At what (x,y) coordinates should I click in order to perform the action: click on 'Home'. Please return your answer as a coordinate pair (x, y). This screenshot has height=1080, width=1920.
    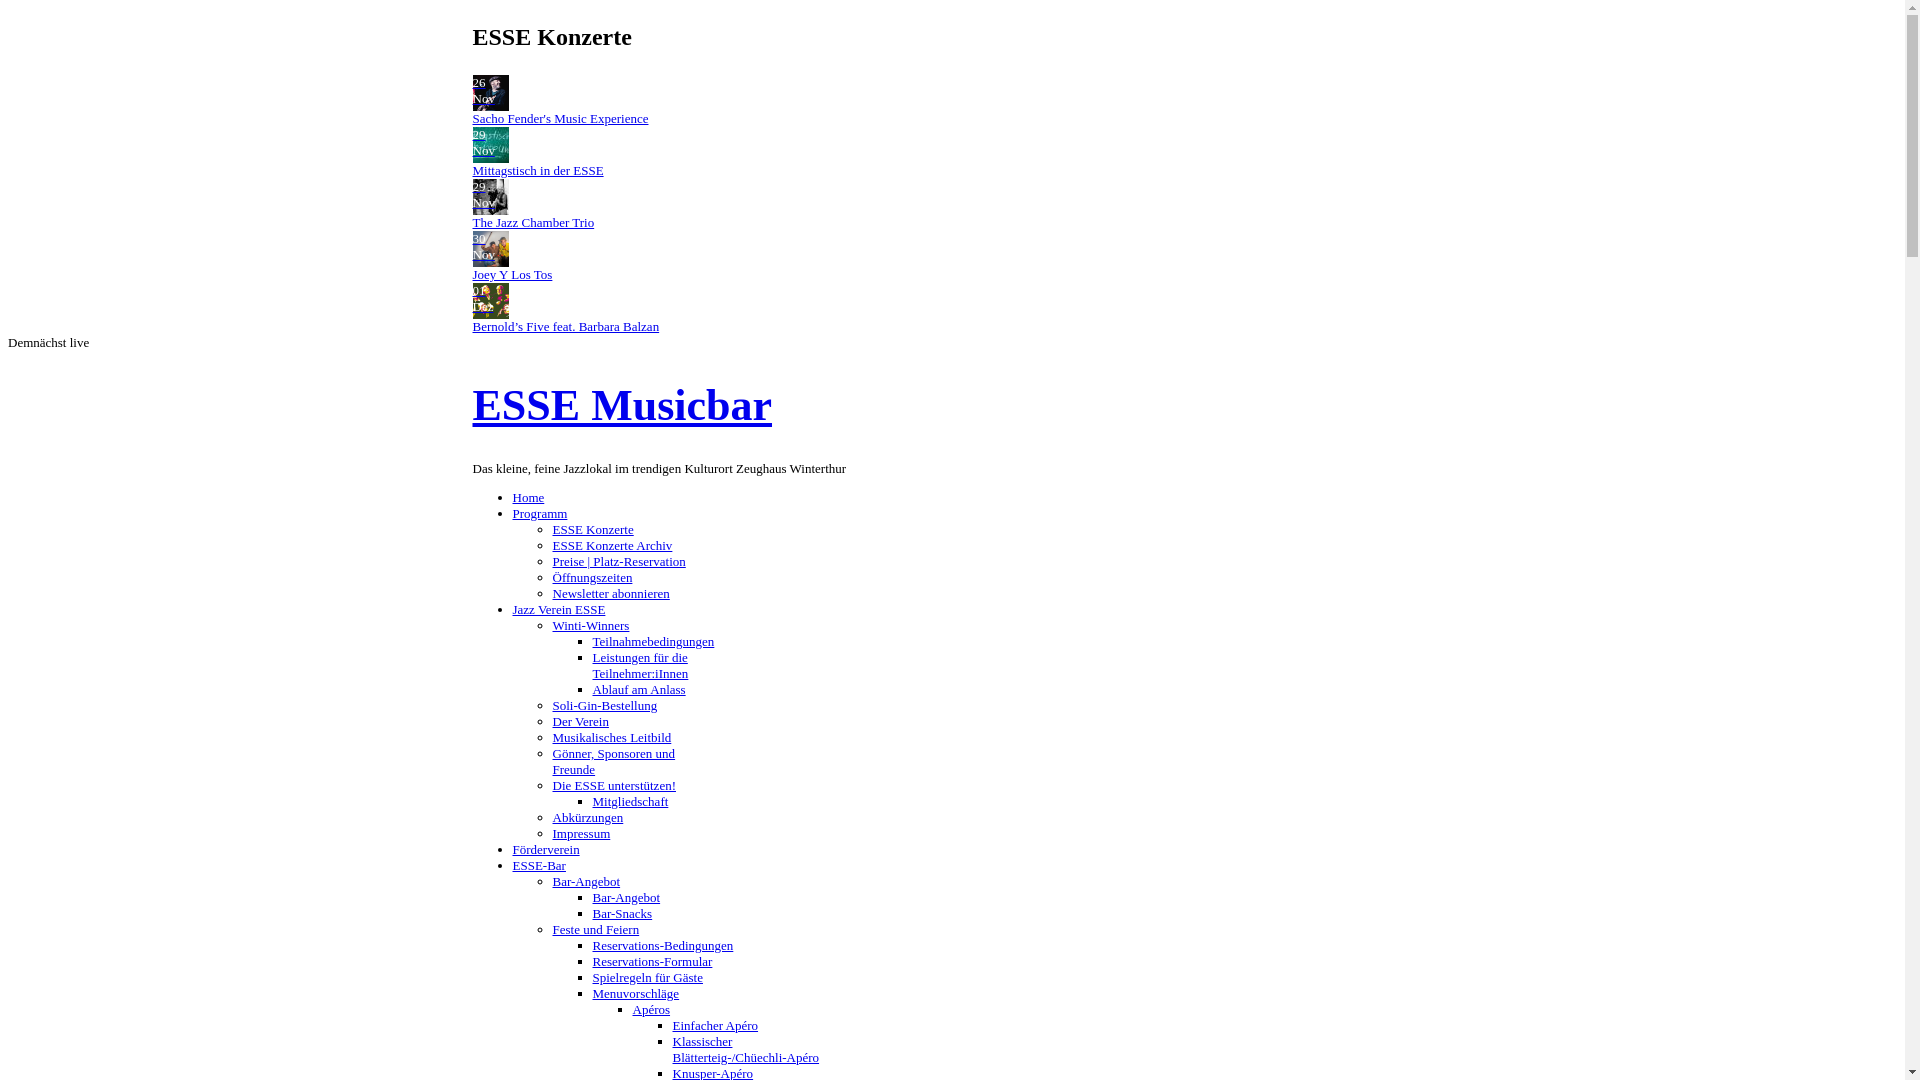
    Looking at the image, I should click on (528, 496).